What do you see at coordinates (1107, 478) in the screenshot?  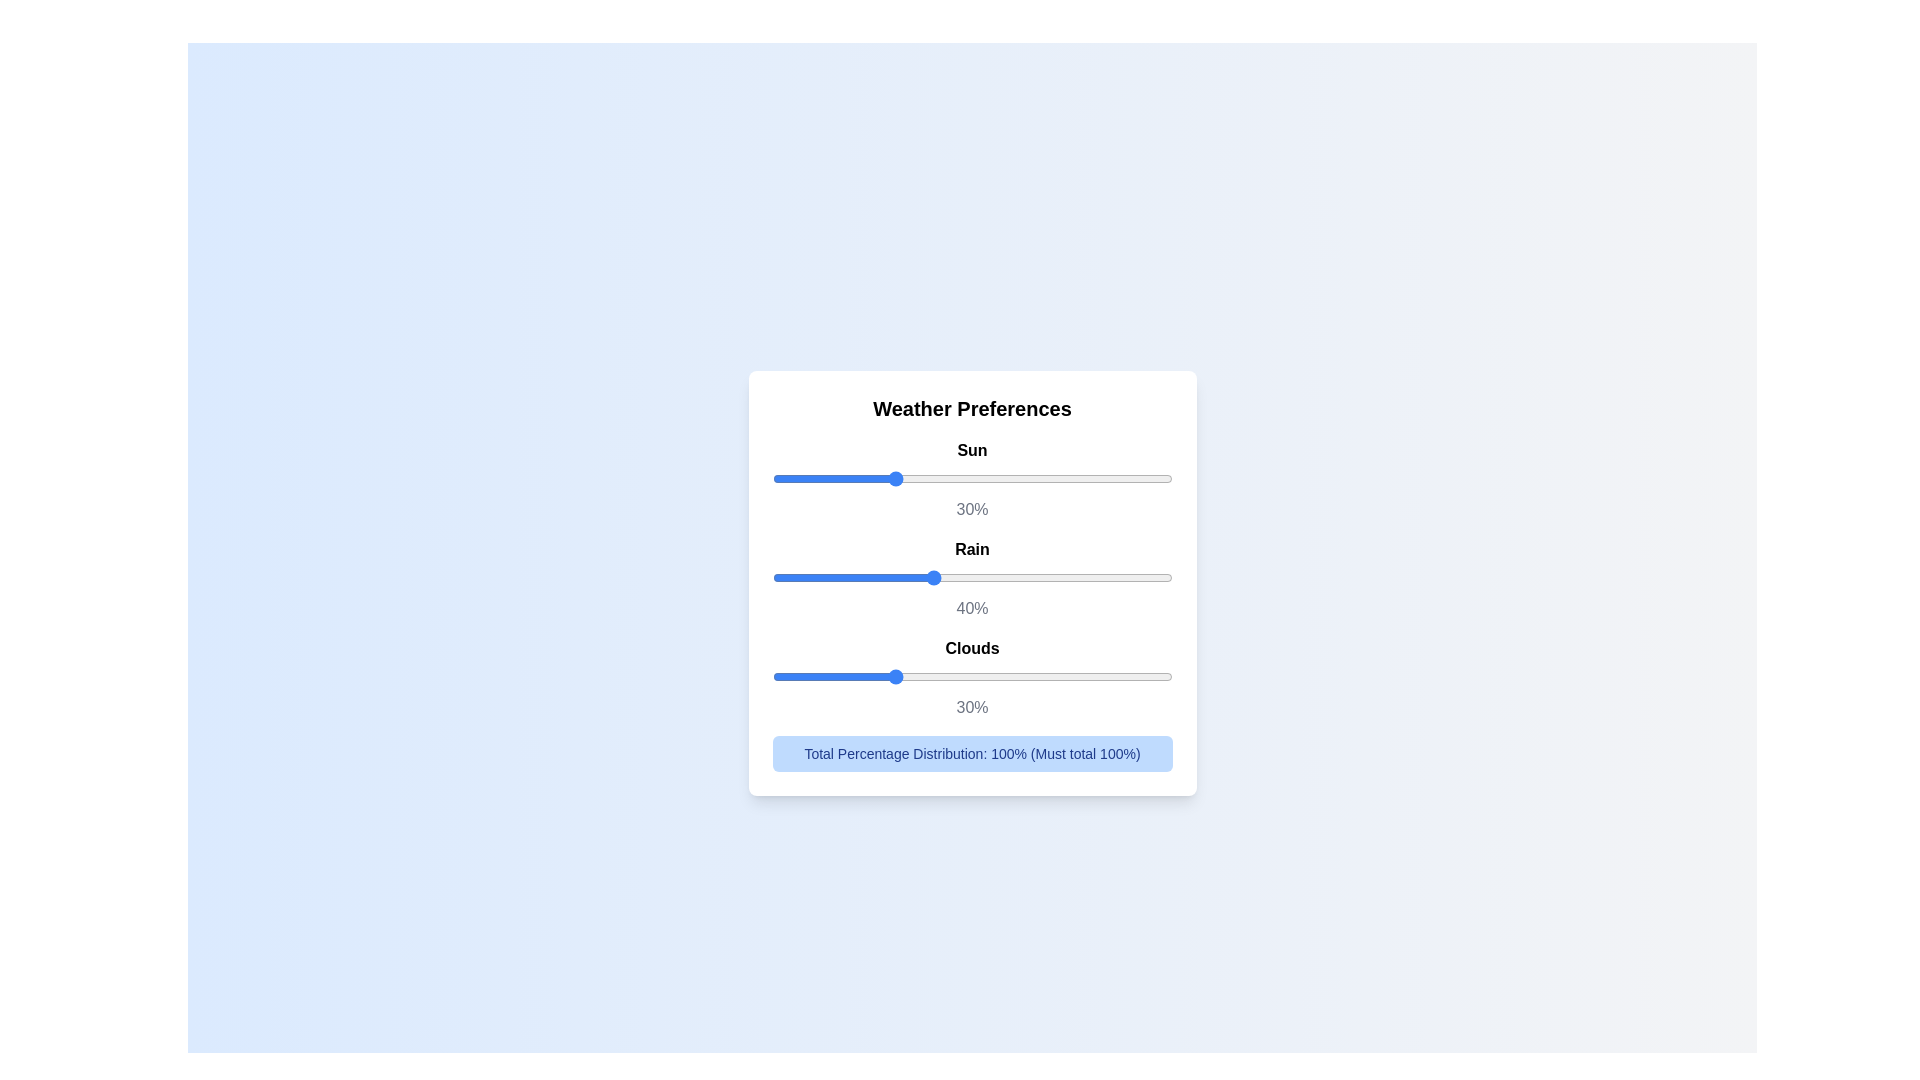 I see `the slider for 0 to set the percentage to 34` at bounding box center [1107, 478].